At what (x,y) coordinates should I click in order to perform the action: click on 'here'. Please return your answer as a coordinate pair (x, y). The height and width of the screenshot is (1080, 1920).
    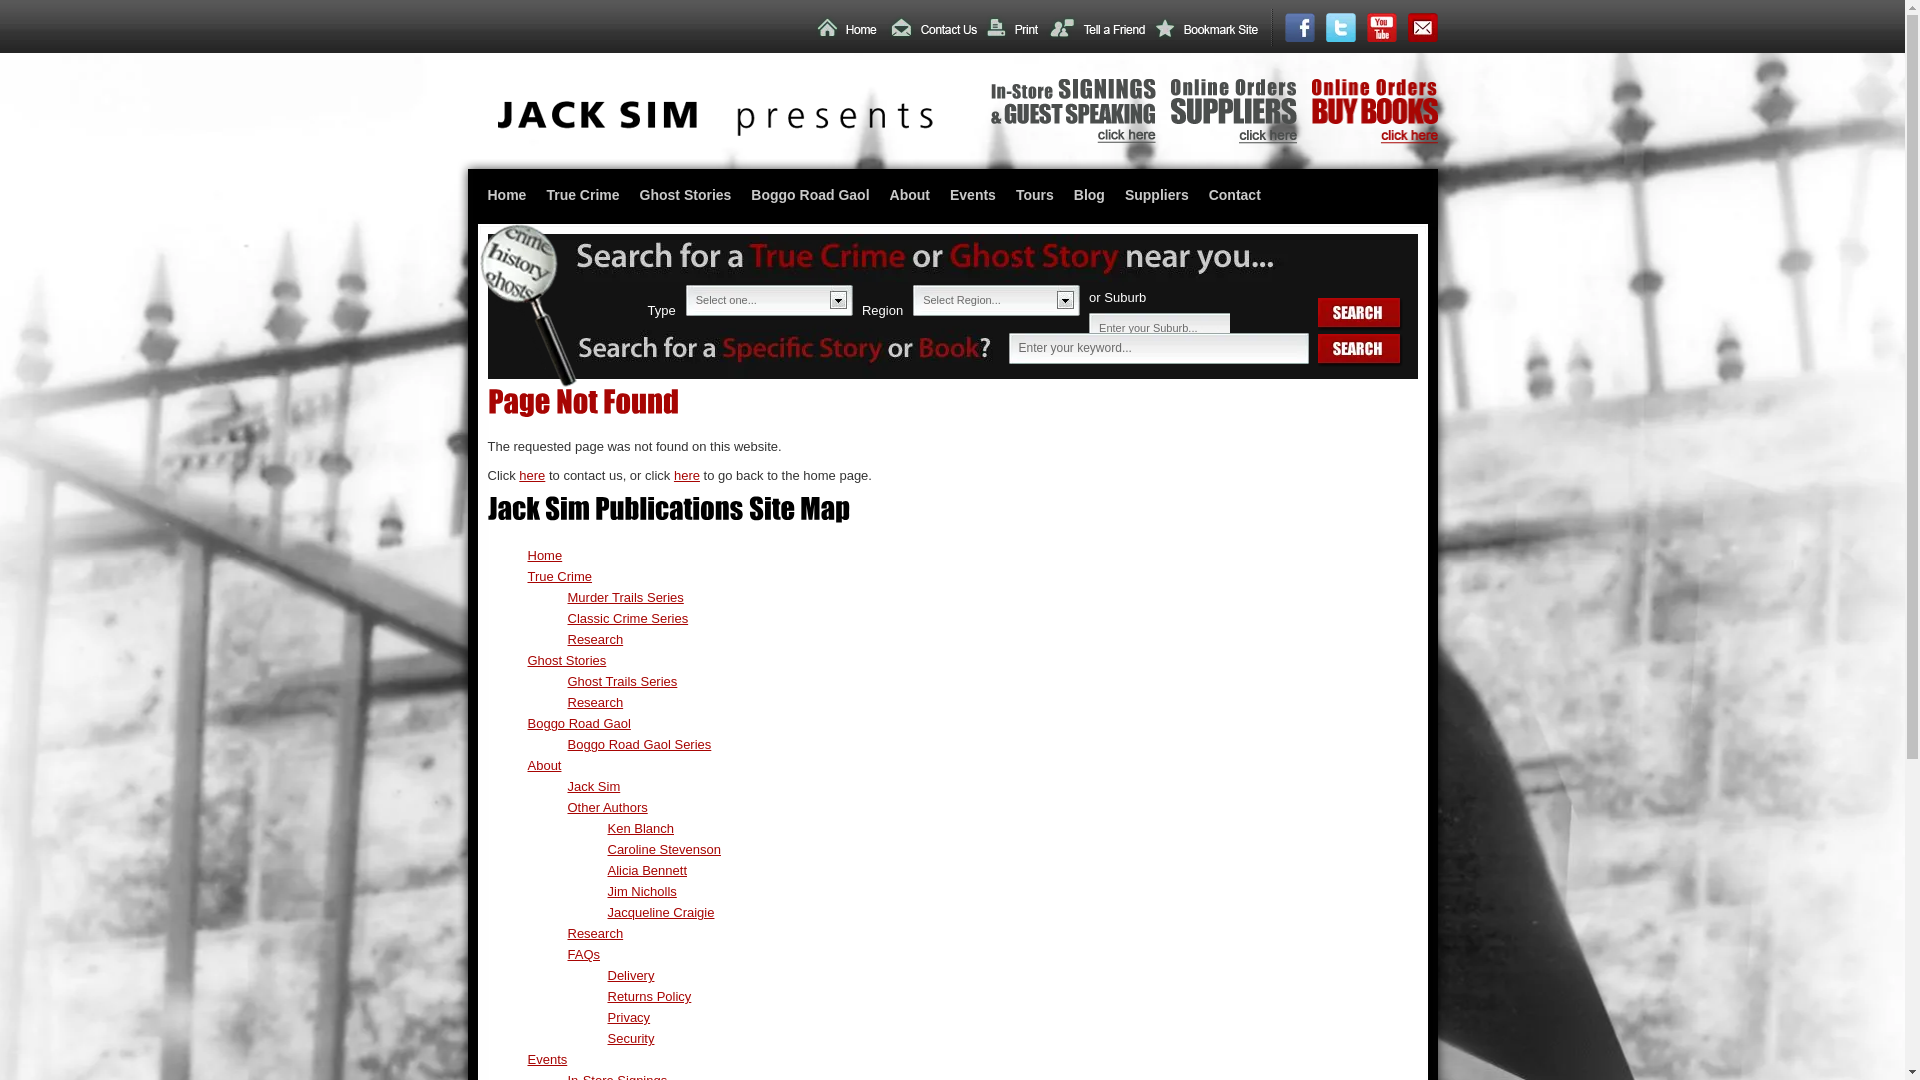
    Looking at the image, I should click on (518, 475).